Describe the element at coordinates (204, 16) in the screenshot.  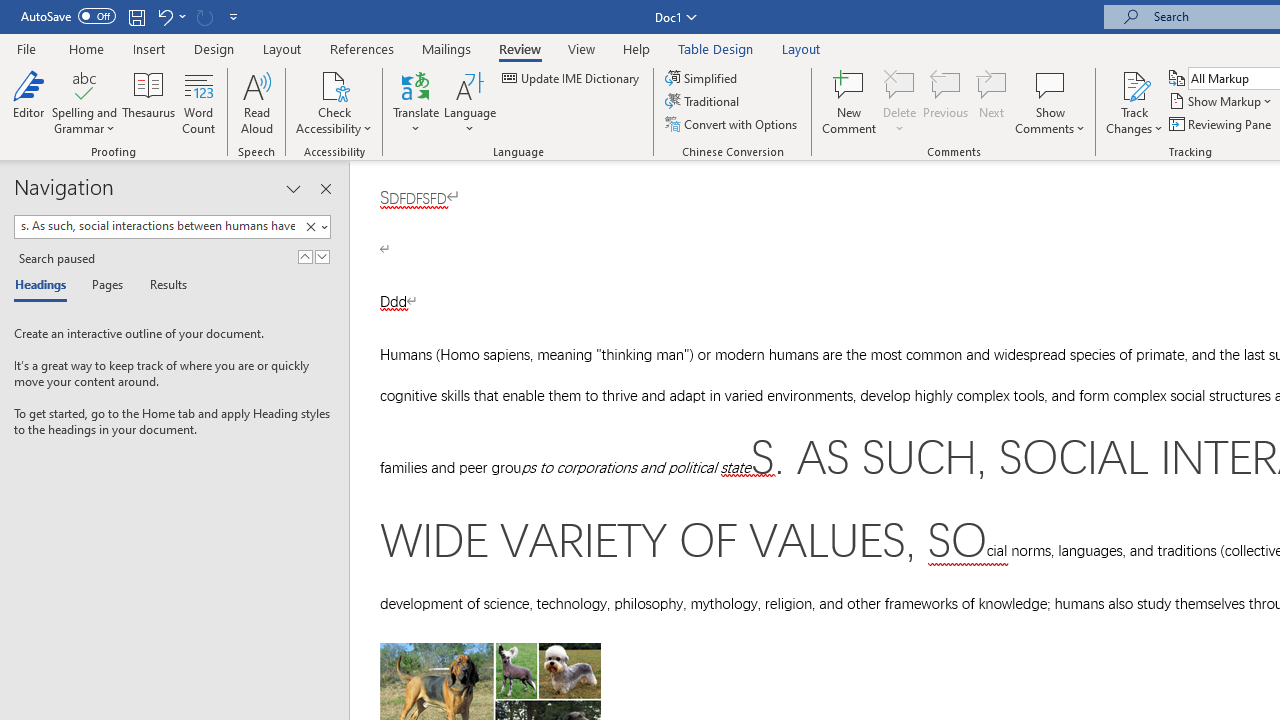
I see `'Can'` at that location.